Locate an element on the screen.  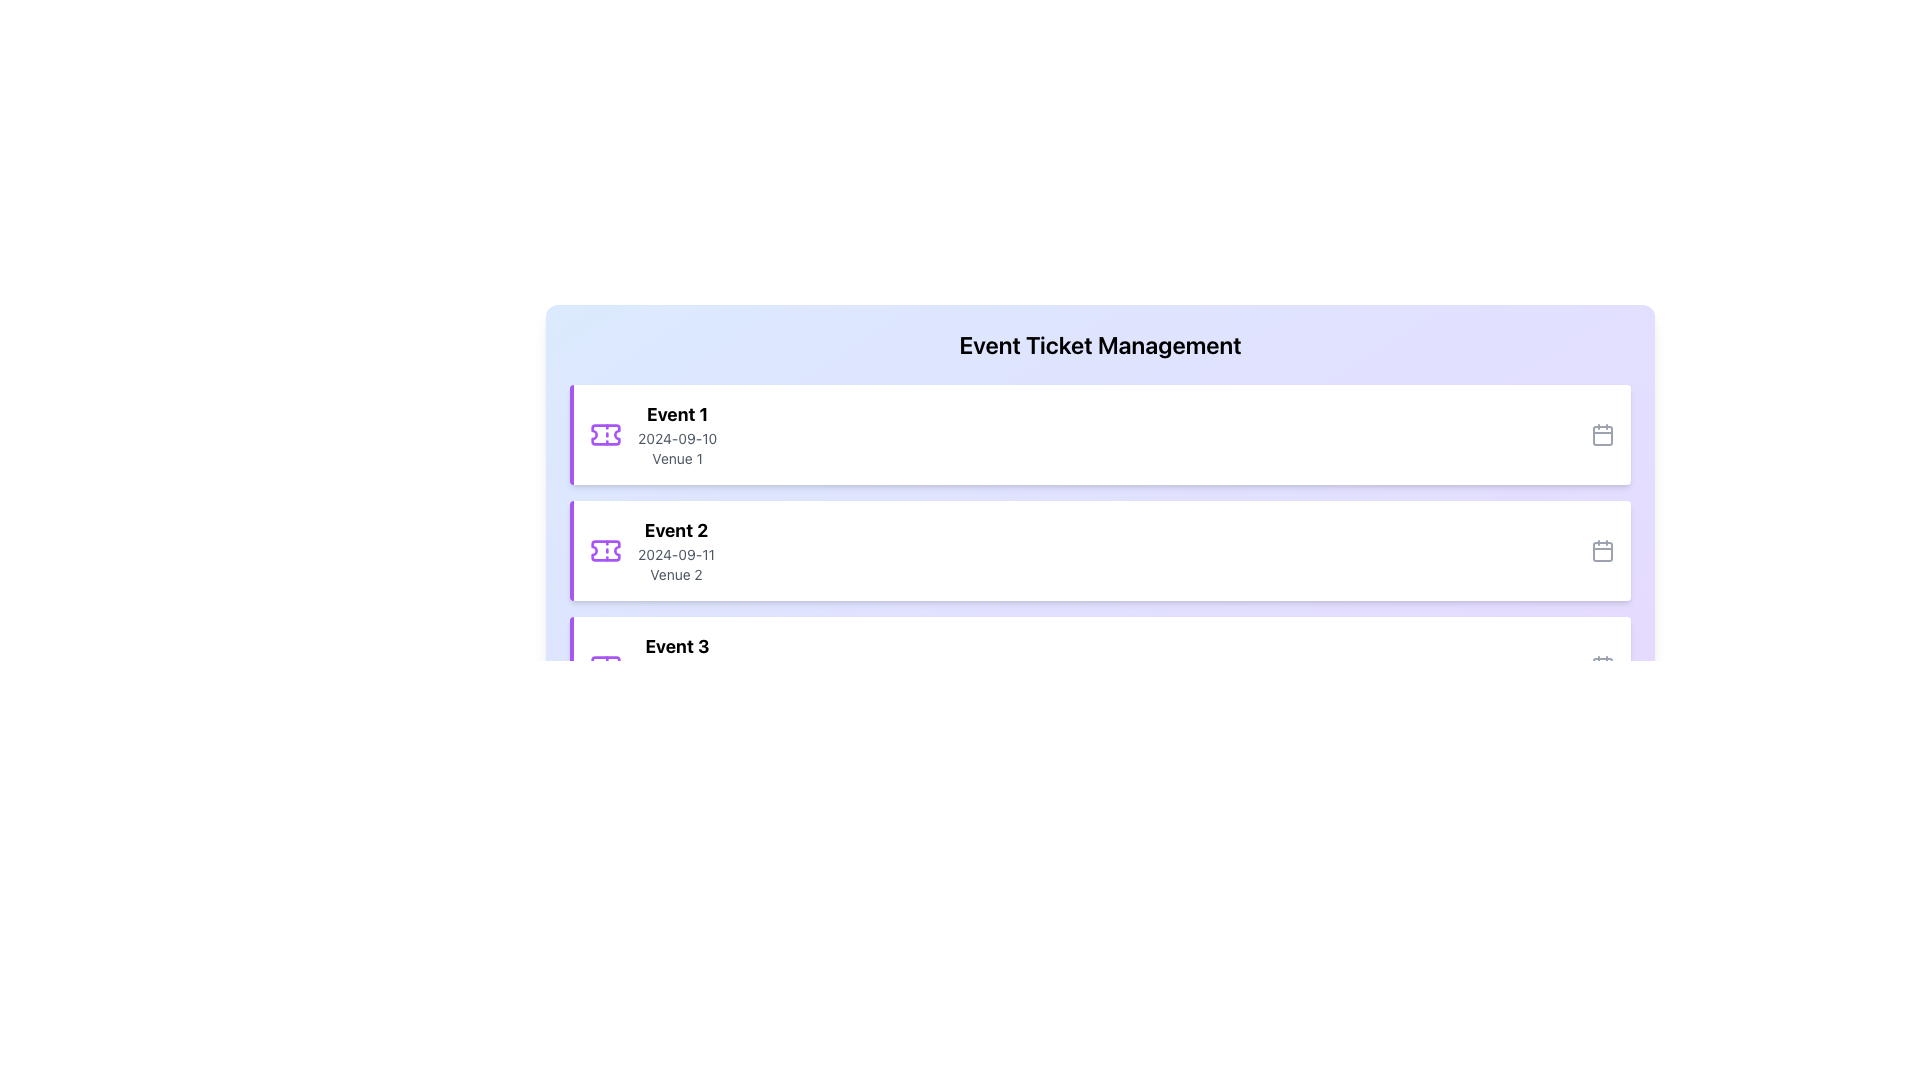
the center of the icon located at the rightmost side of the third event row labeled 'Event 3' is located at coordinates (1603, 667).